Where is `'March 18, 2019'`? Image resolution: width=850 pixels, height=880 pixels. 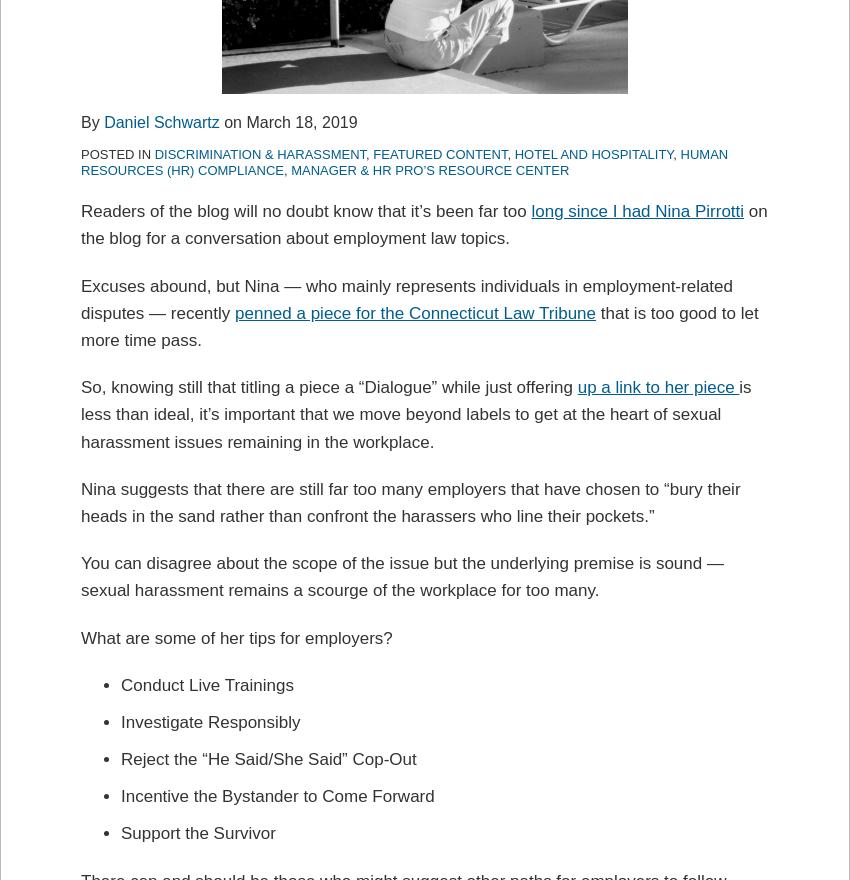
'March 18, 2019' is located at coordinates (245, 121).